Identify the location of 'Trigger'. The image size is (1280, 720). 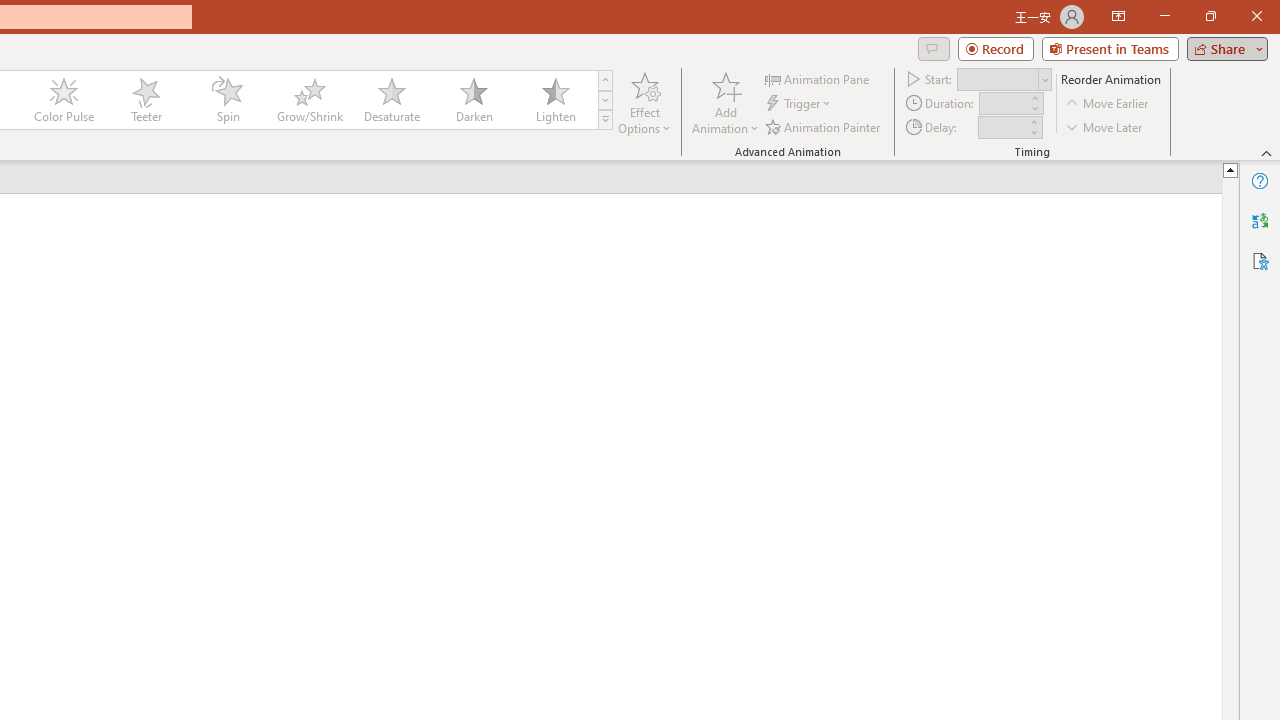
(800, 103).